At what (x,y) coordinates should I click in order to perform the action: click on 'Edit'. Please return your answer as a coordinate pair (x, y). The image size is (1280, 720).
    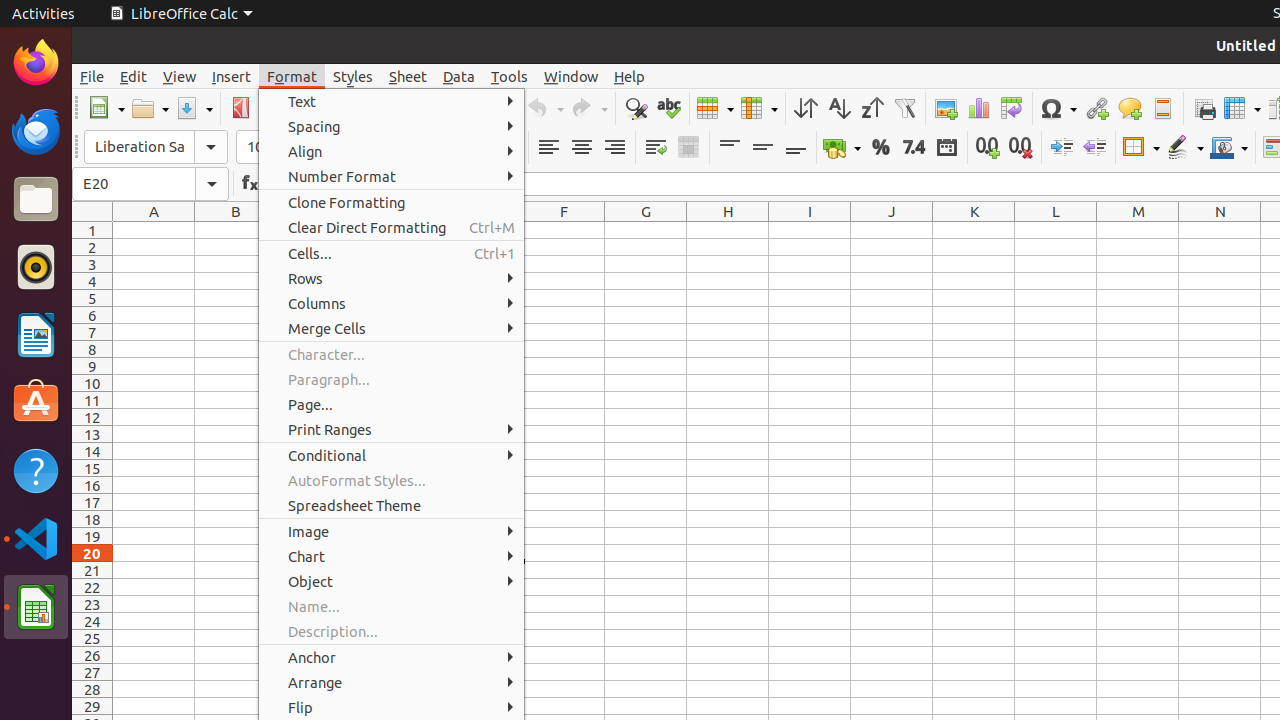
    Looking at the image, I should click on (132, 75).